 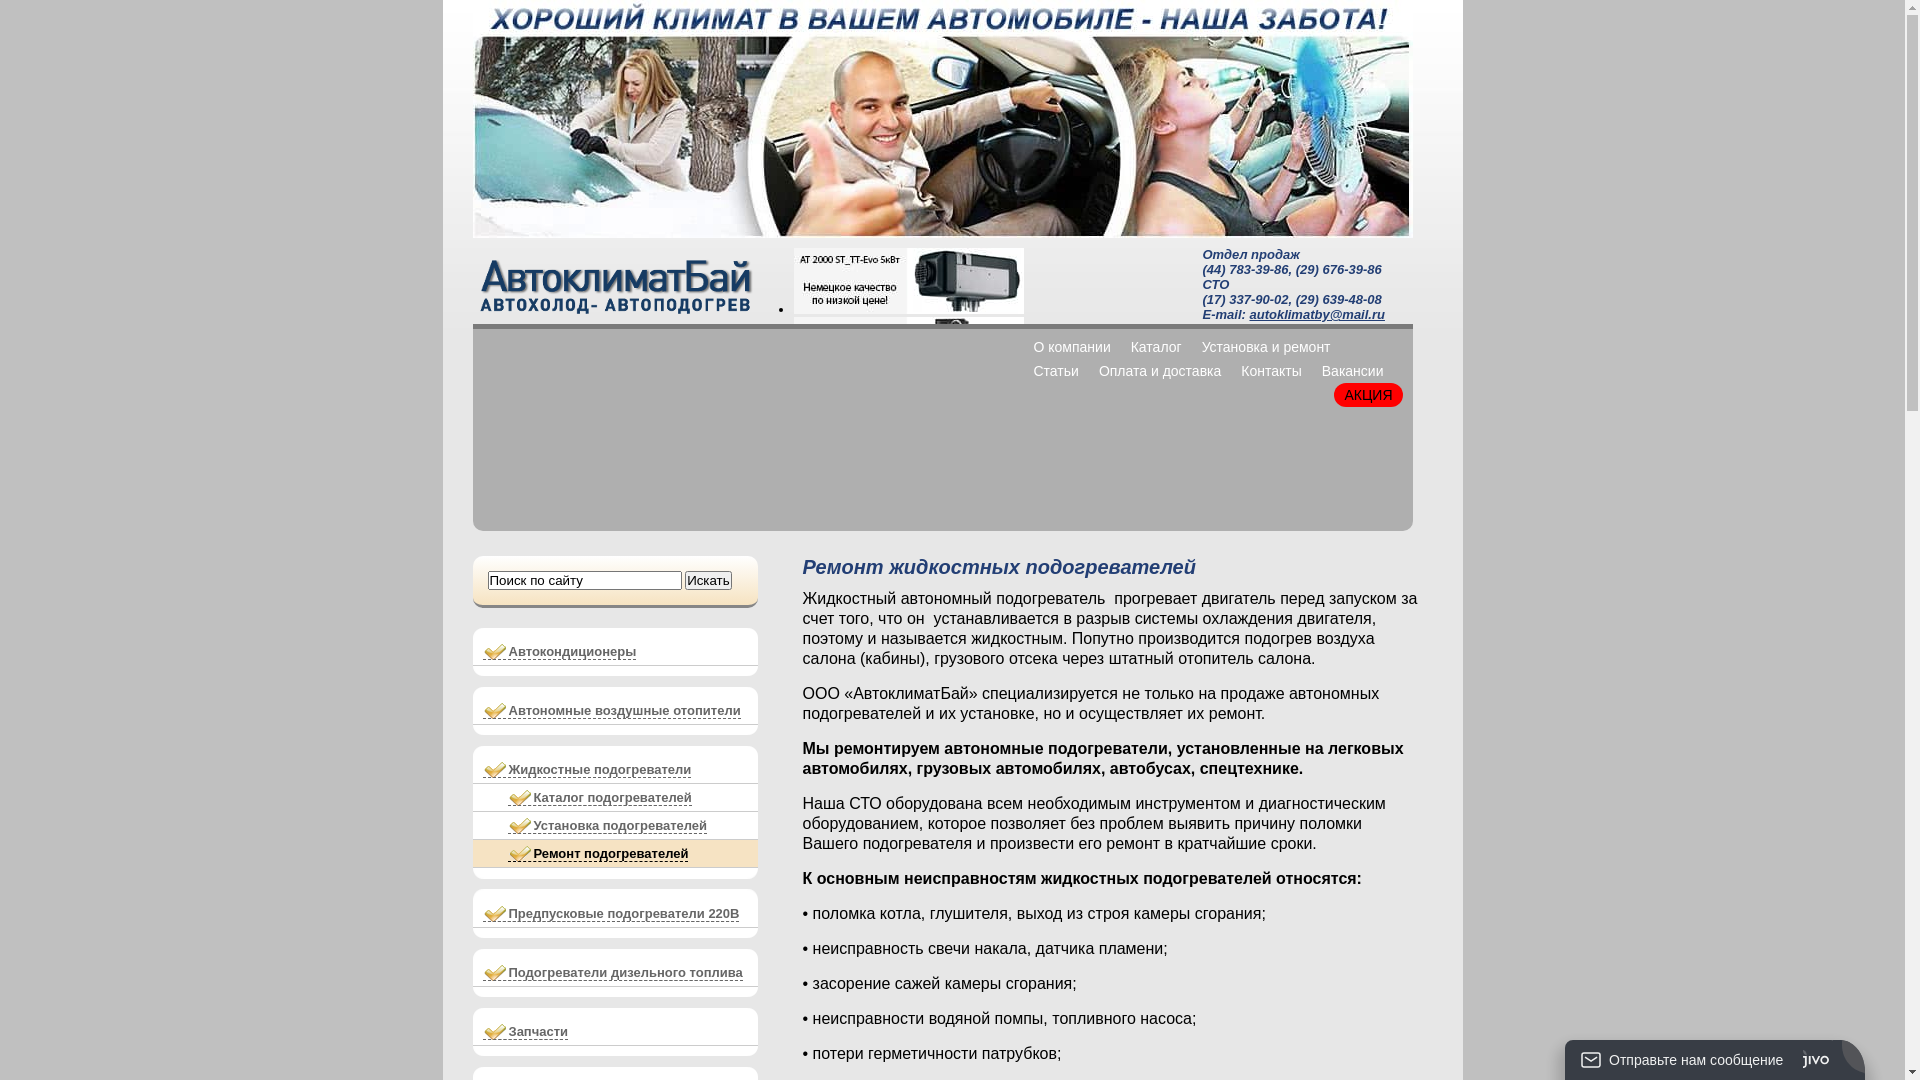 I want to click on 'autoklimatby@mail.ru', so click(x=1316, y=314).